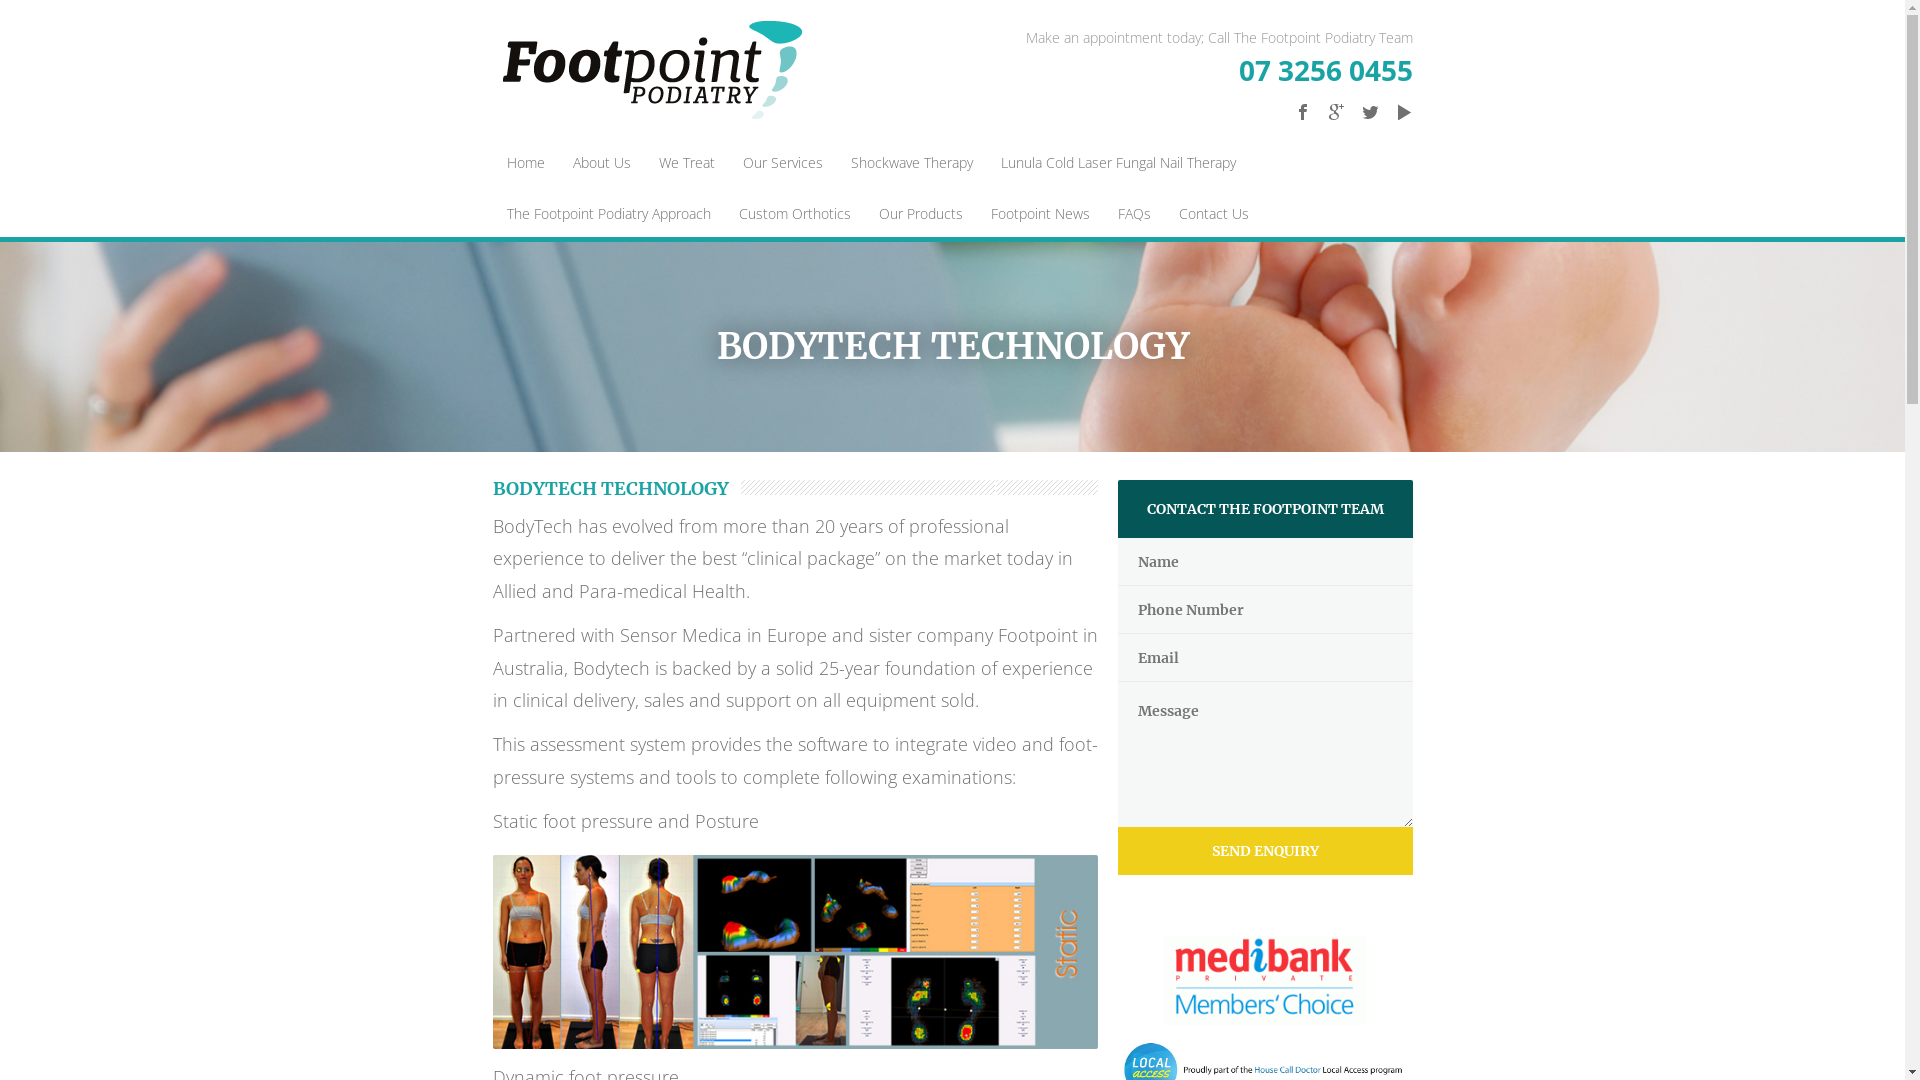  What do you see at coordinates (1264, 851) in the screenshot?
I see `'SEND ENQUIRY'` at bounding box center [1264, 851].